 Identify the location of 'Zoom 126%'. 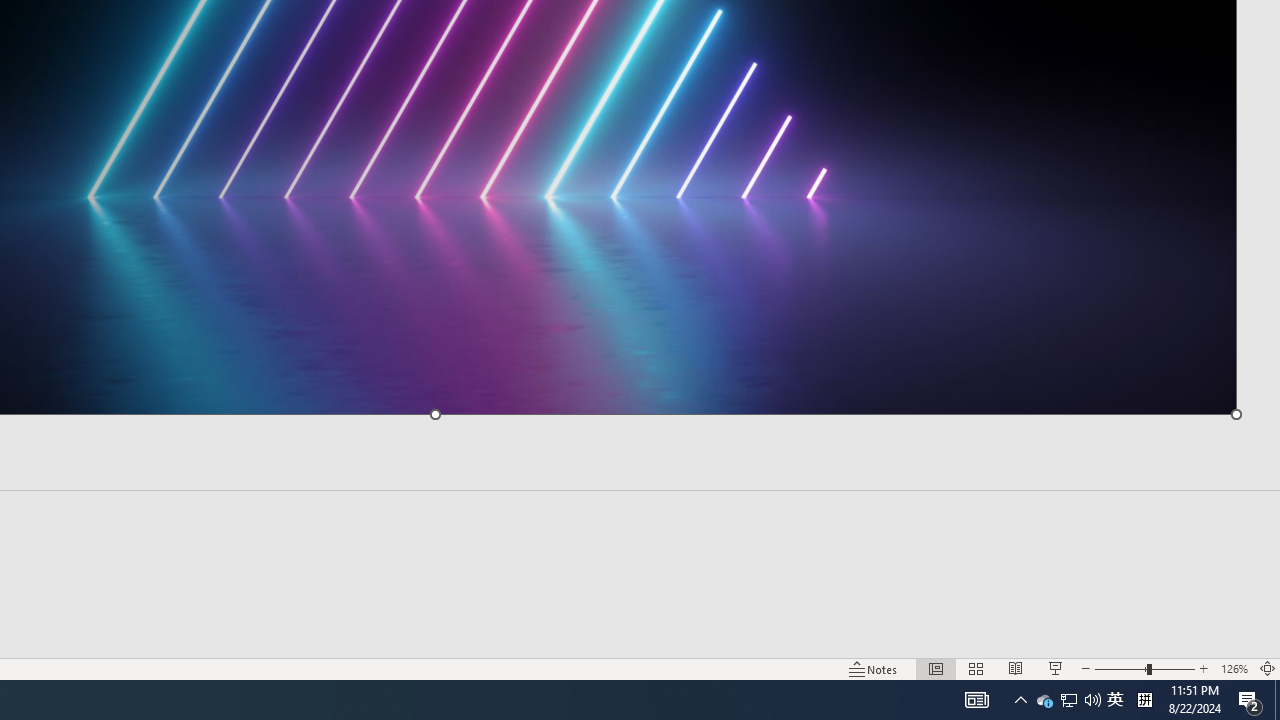
(1233, 669).